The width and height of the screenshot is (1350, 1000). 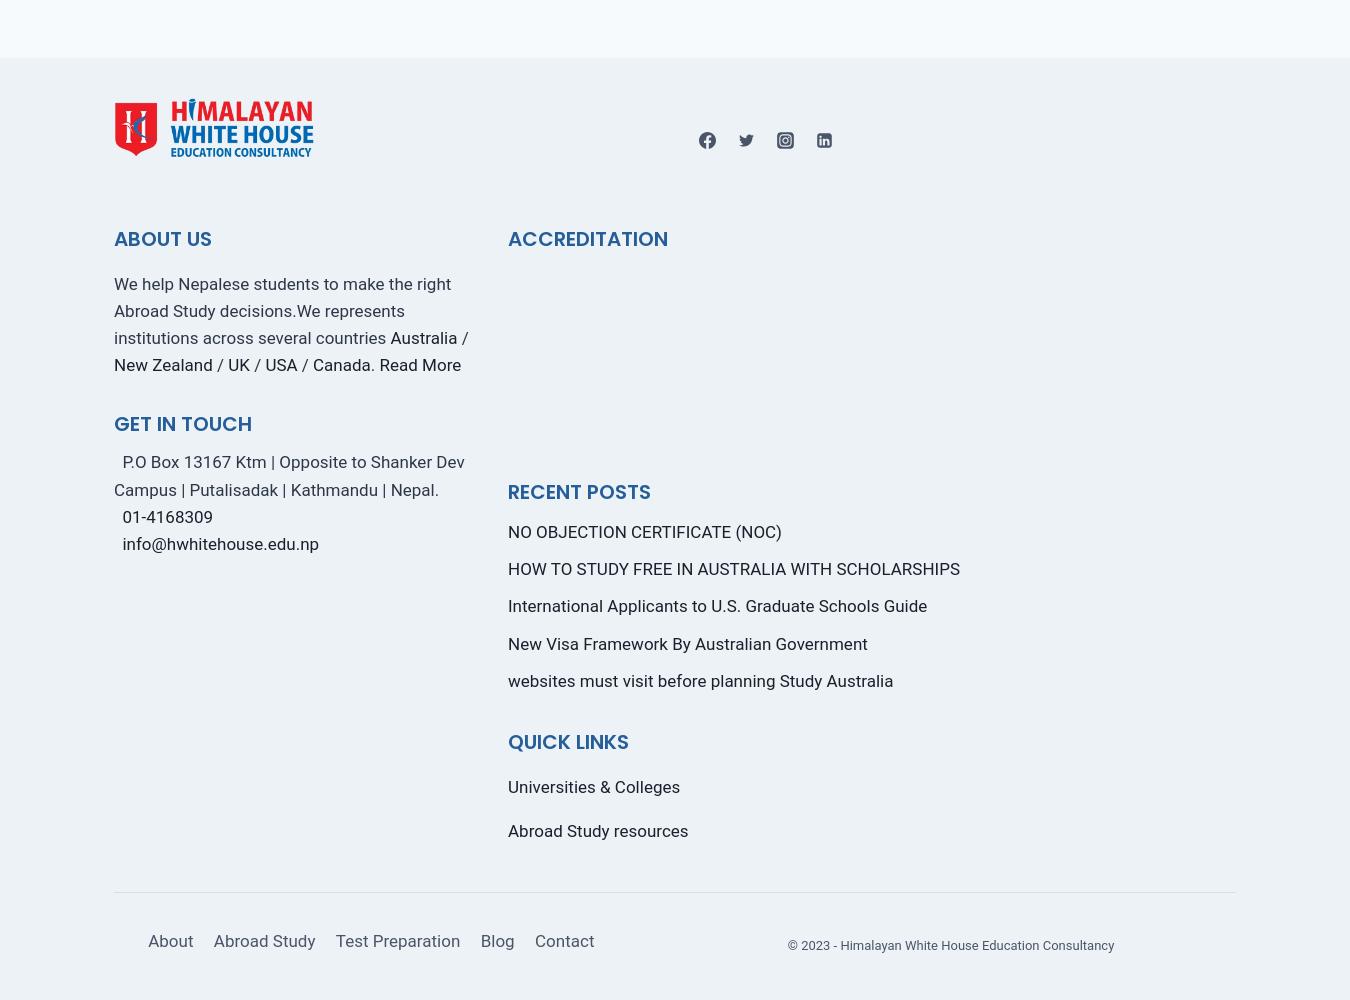 I want to click on 'Contact', so click(x=534, y=940).